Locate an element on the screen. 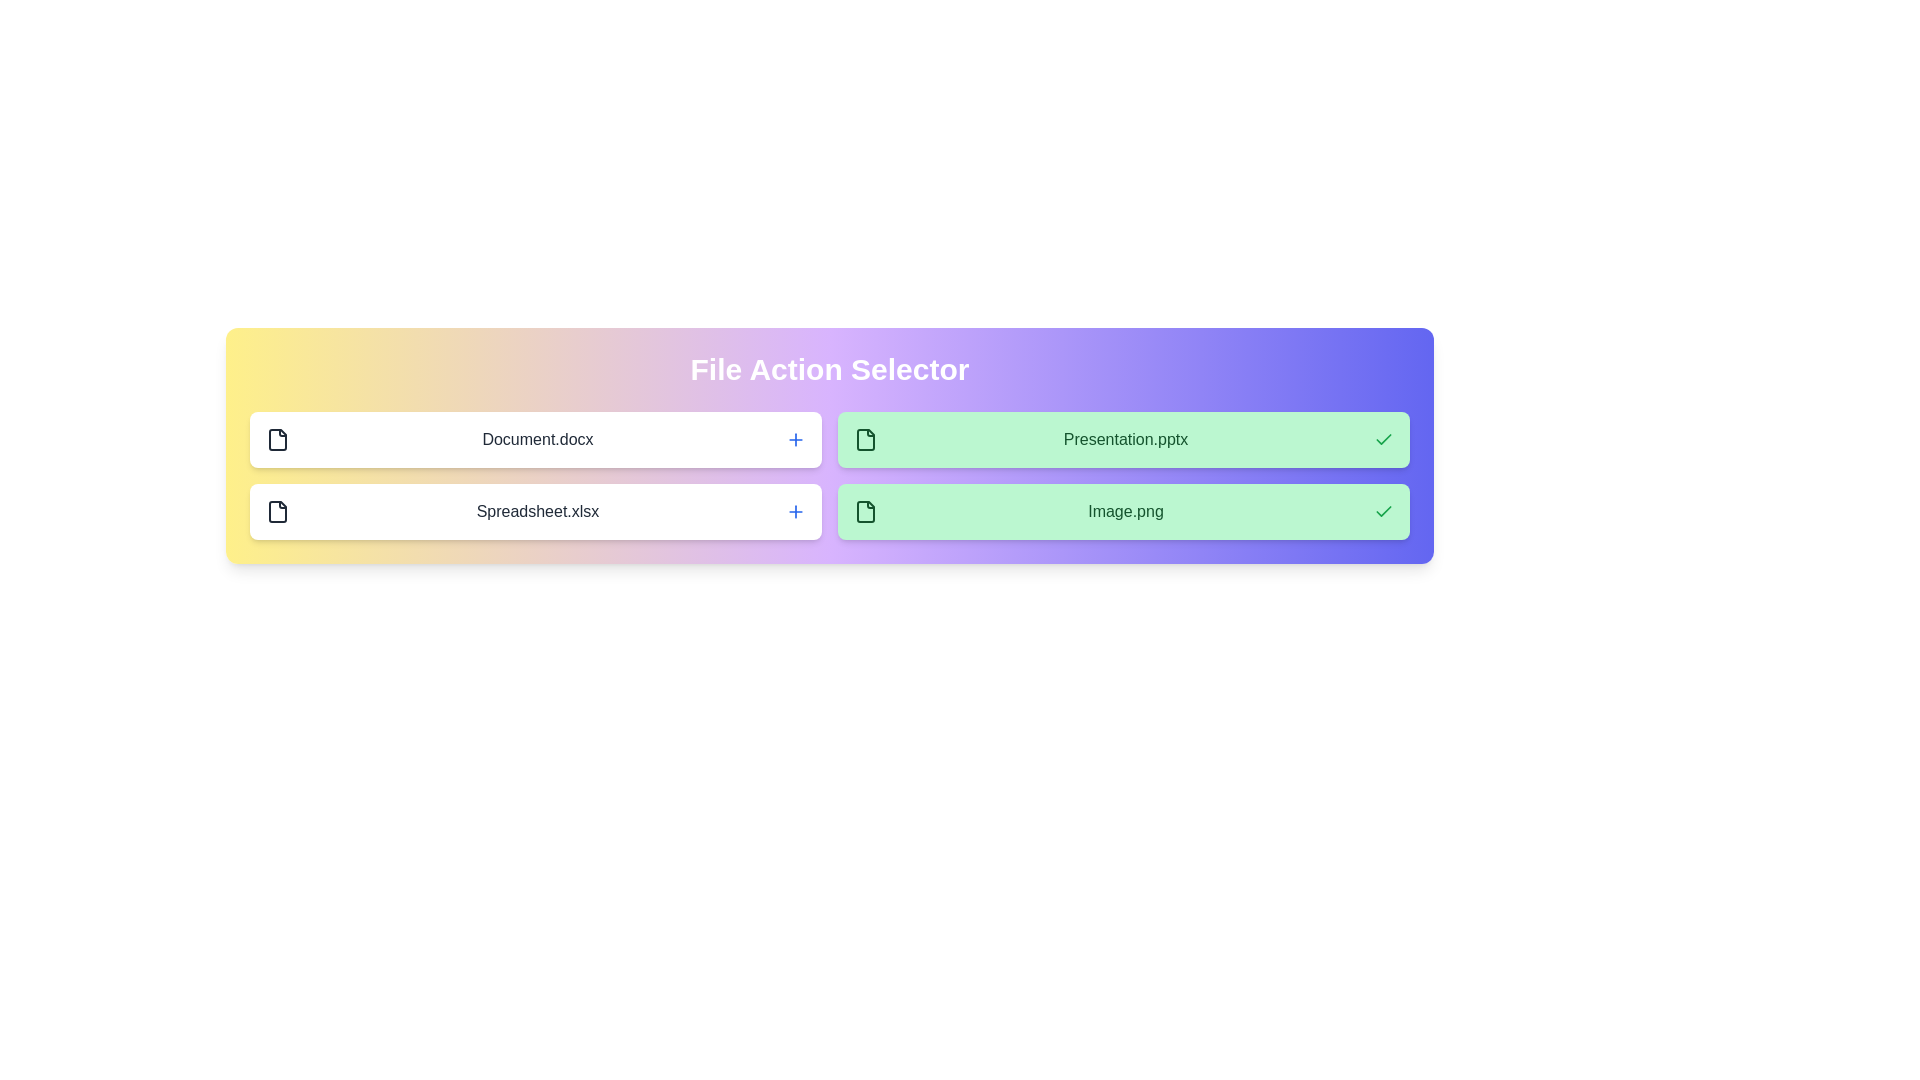 This screenshot has width=1920, height=1080. the file Document.docx by clicking on its row is located at coordinates (536, 438).